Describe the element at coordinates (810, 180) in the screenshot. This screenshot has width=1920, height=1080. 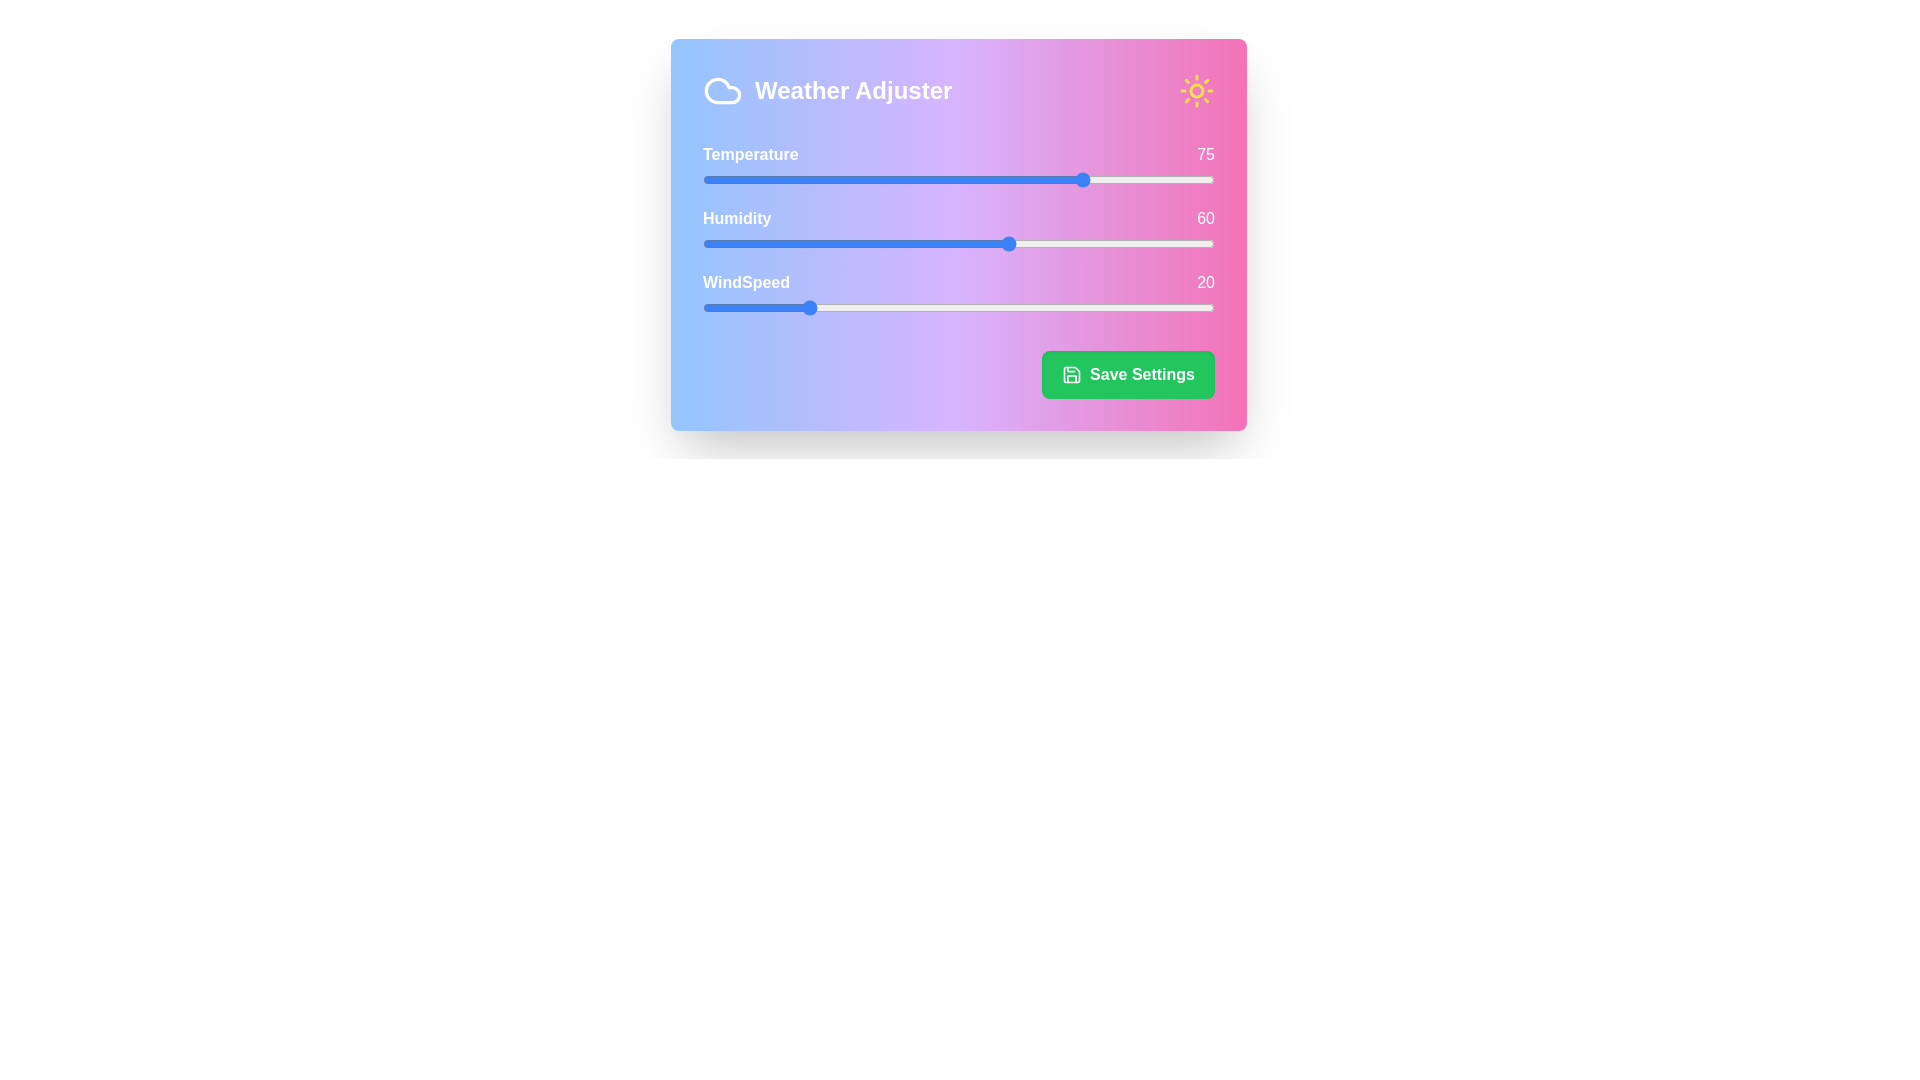
I see `the temperature slider` at that location.